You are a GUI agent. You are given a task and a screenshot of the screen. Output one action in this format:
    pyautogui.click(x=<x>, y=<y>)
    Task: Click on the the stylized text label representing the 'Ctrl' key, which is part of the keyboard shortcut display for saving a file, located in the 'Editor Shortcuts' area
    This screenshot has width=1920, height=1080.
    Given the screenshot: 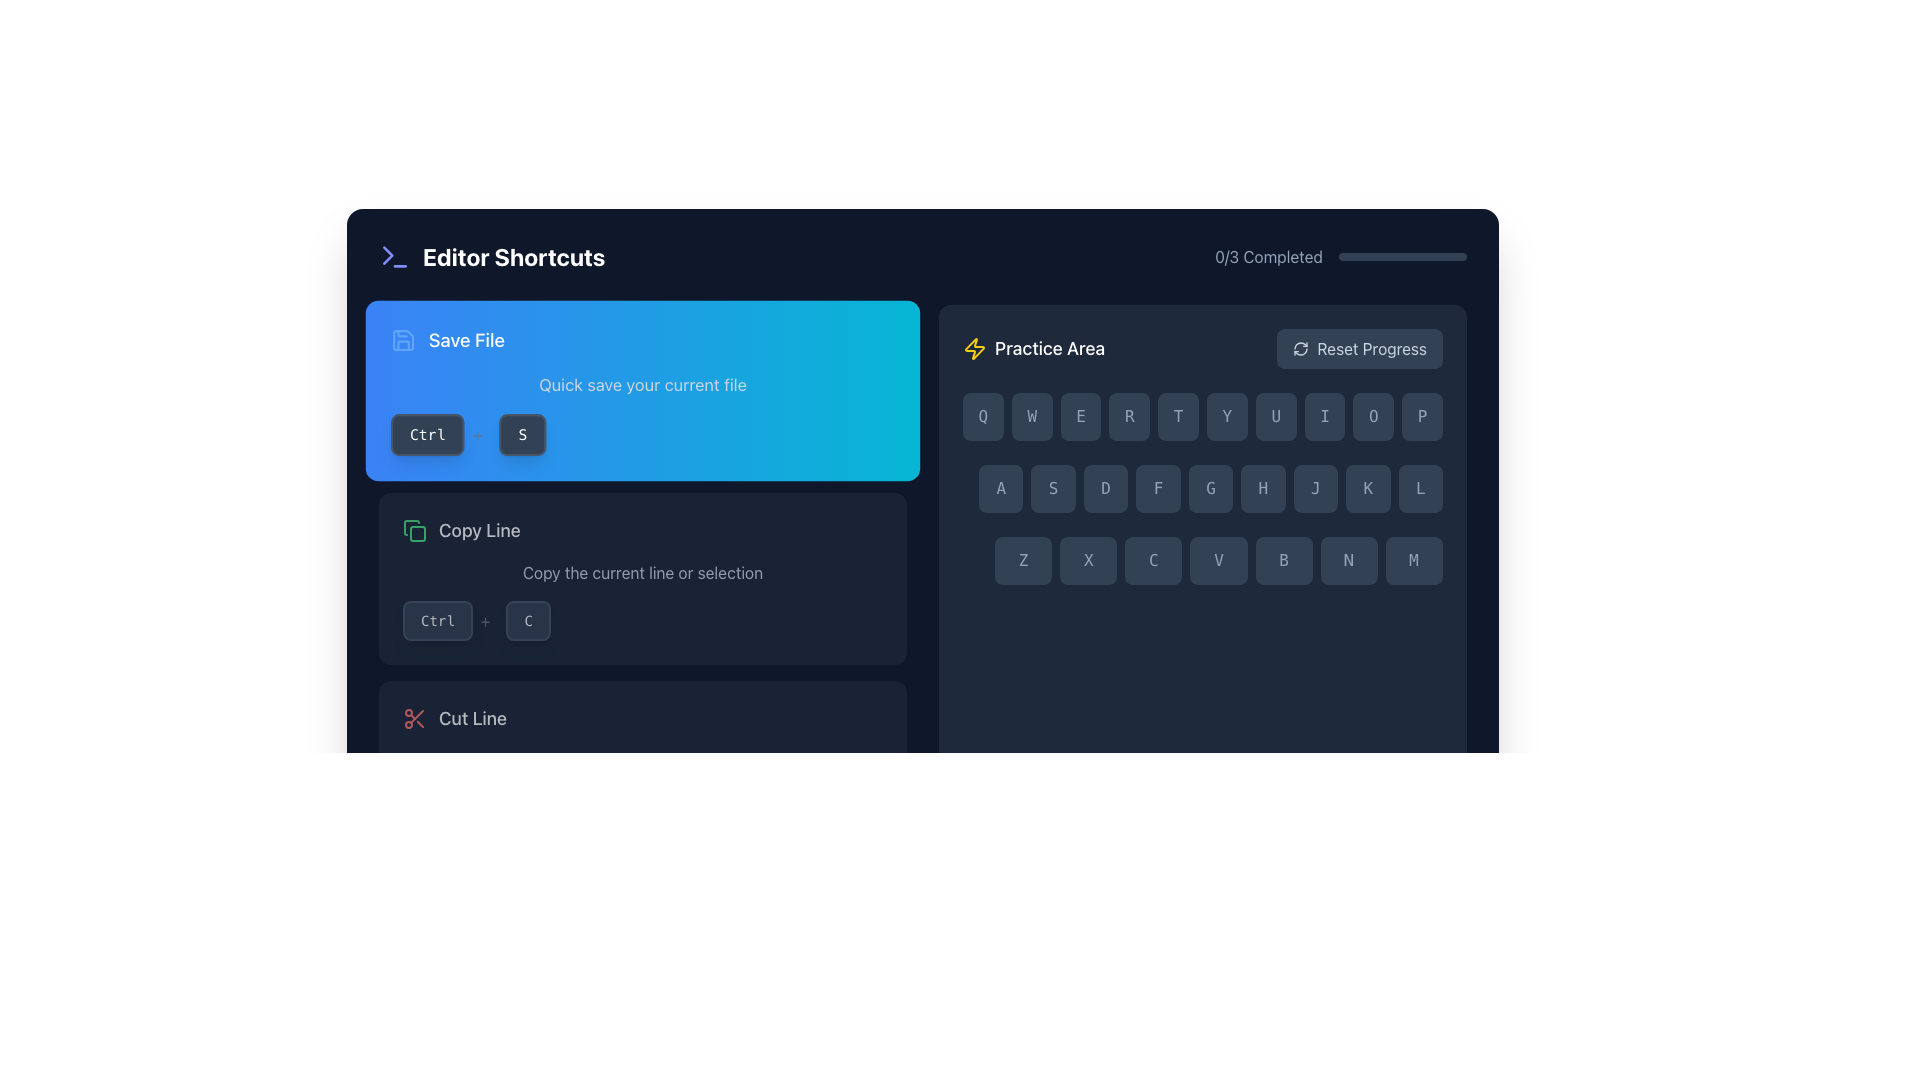 What is the action you would take?
    pyautogui.click(x=426, y=434)
    